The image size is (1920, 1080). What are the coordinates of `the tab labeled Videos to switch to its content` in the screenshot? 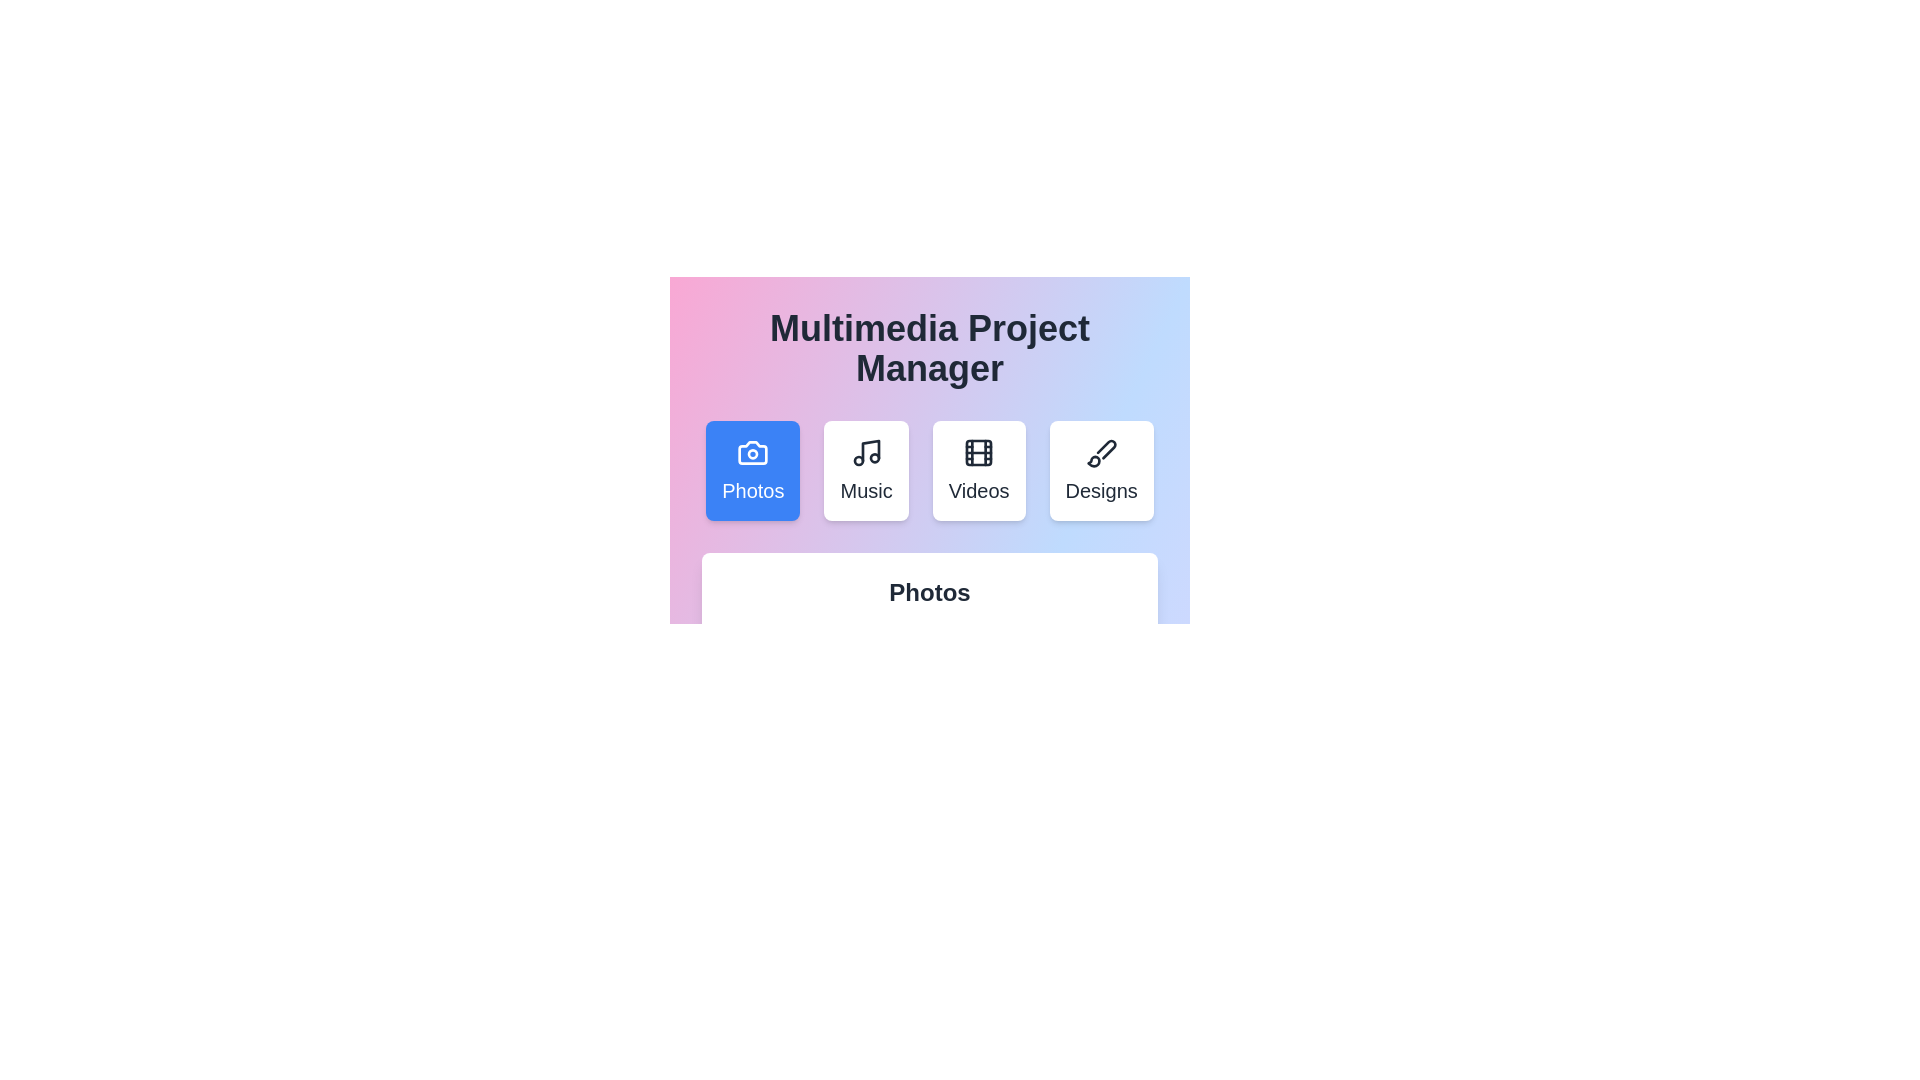 It's located at (979, 470).